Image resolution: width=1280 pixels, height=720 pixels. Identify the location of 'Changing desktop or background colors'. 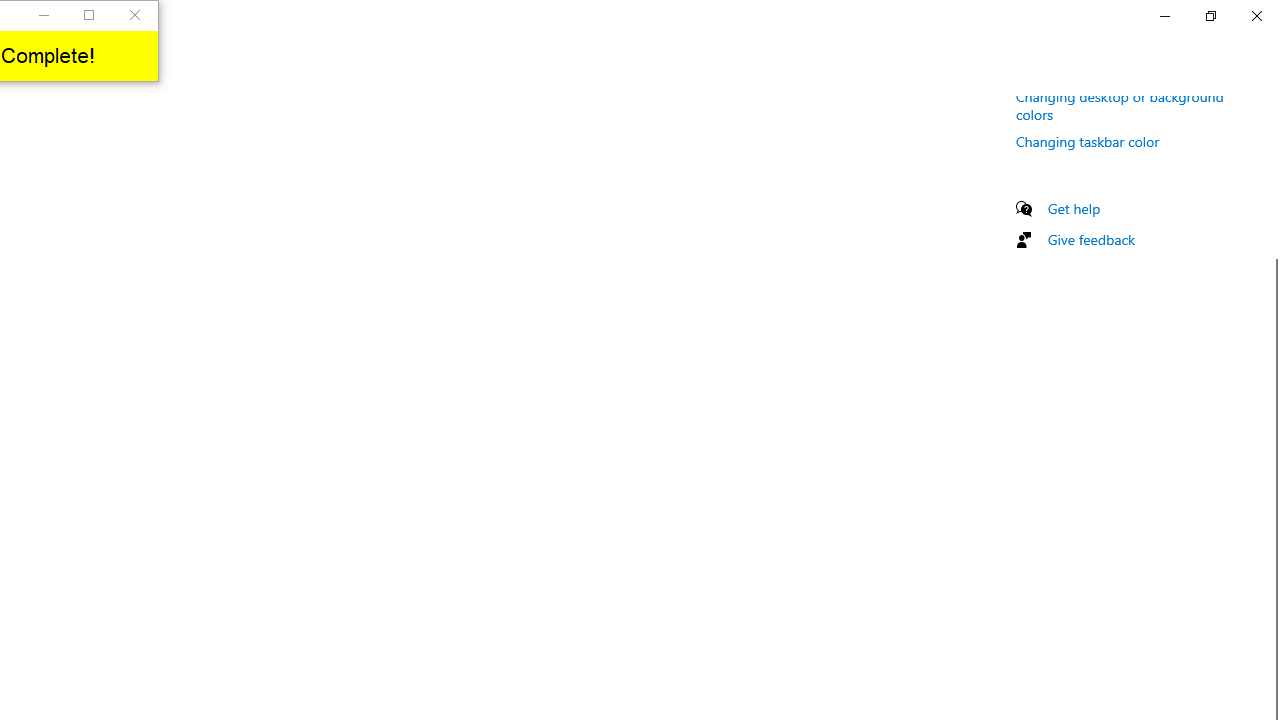
(1120, 104).